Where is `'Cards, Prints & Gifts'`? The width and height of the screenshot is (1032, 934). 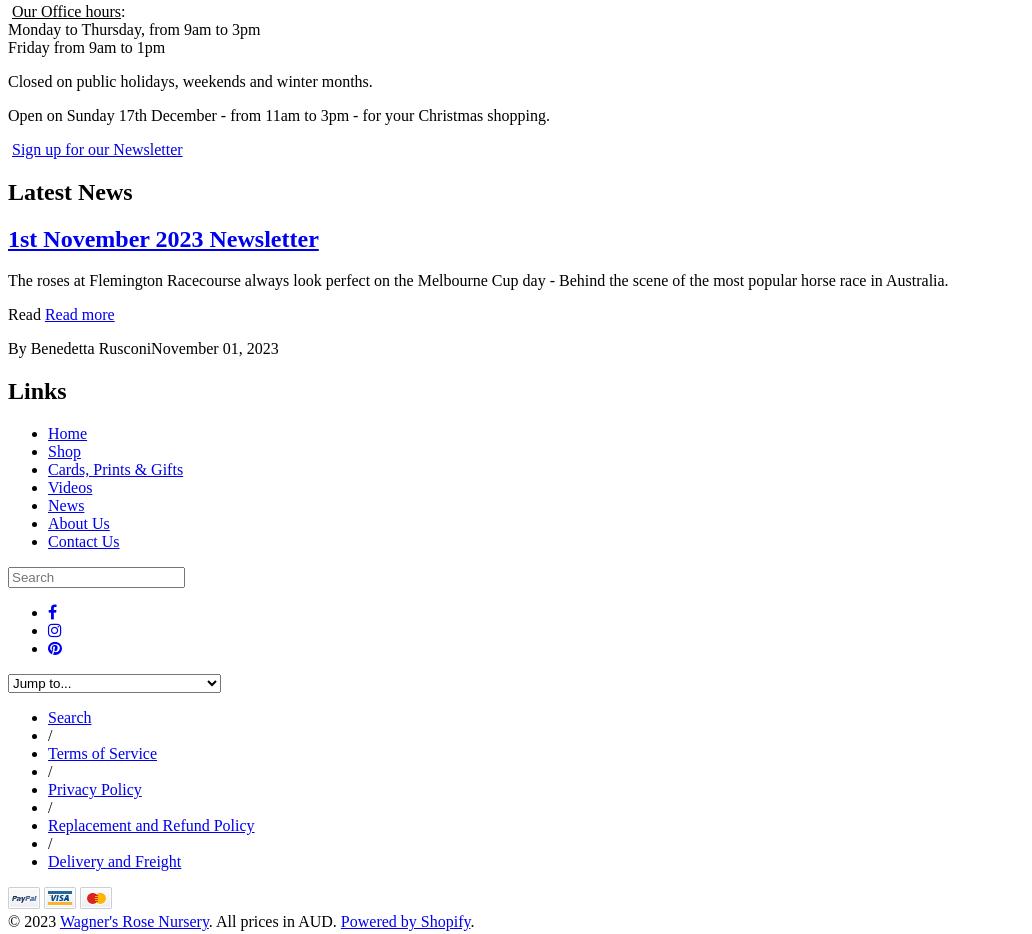
'Cards, Prints & Gifts' is located at coordinates (115, 468).